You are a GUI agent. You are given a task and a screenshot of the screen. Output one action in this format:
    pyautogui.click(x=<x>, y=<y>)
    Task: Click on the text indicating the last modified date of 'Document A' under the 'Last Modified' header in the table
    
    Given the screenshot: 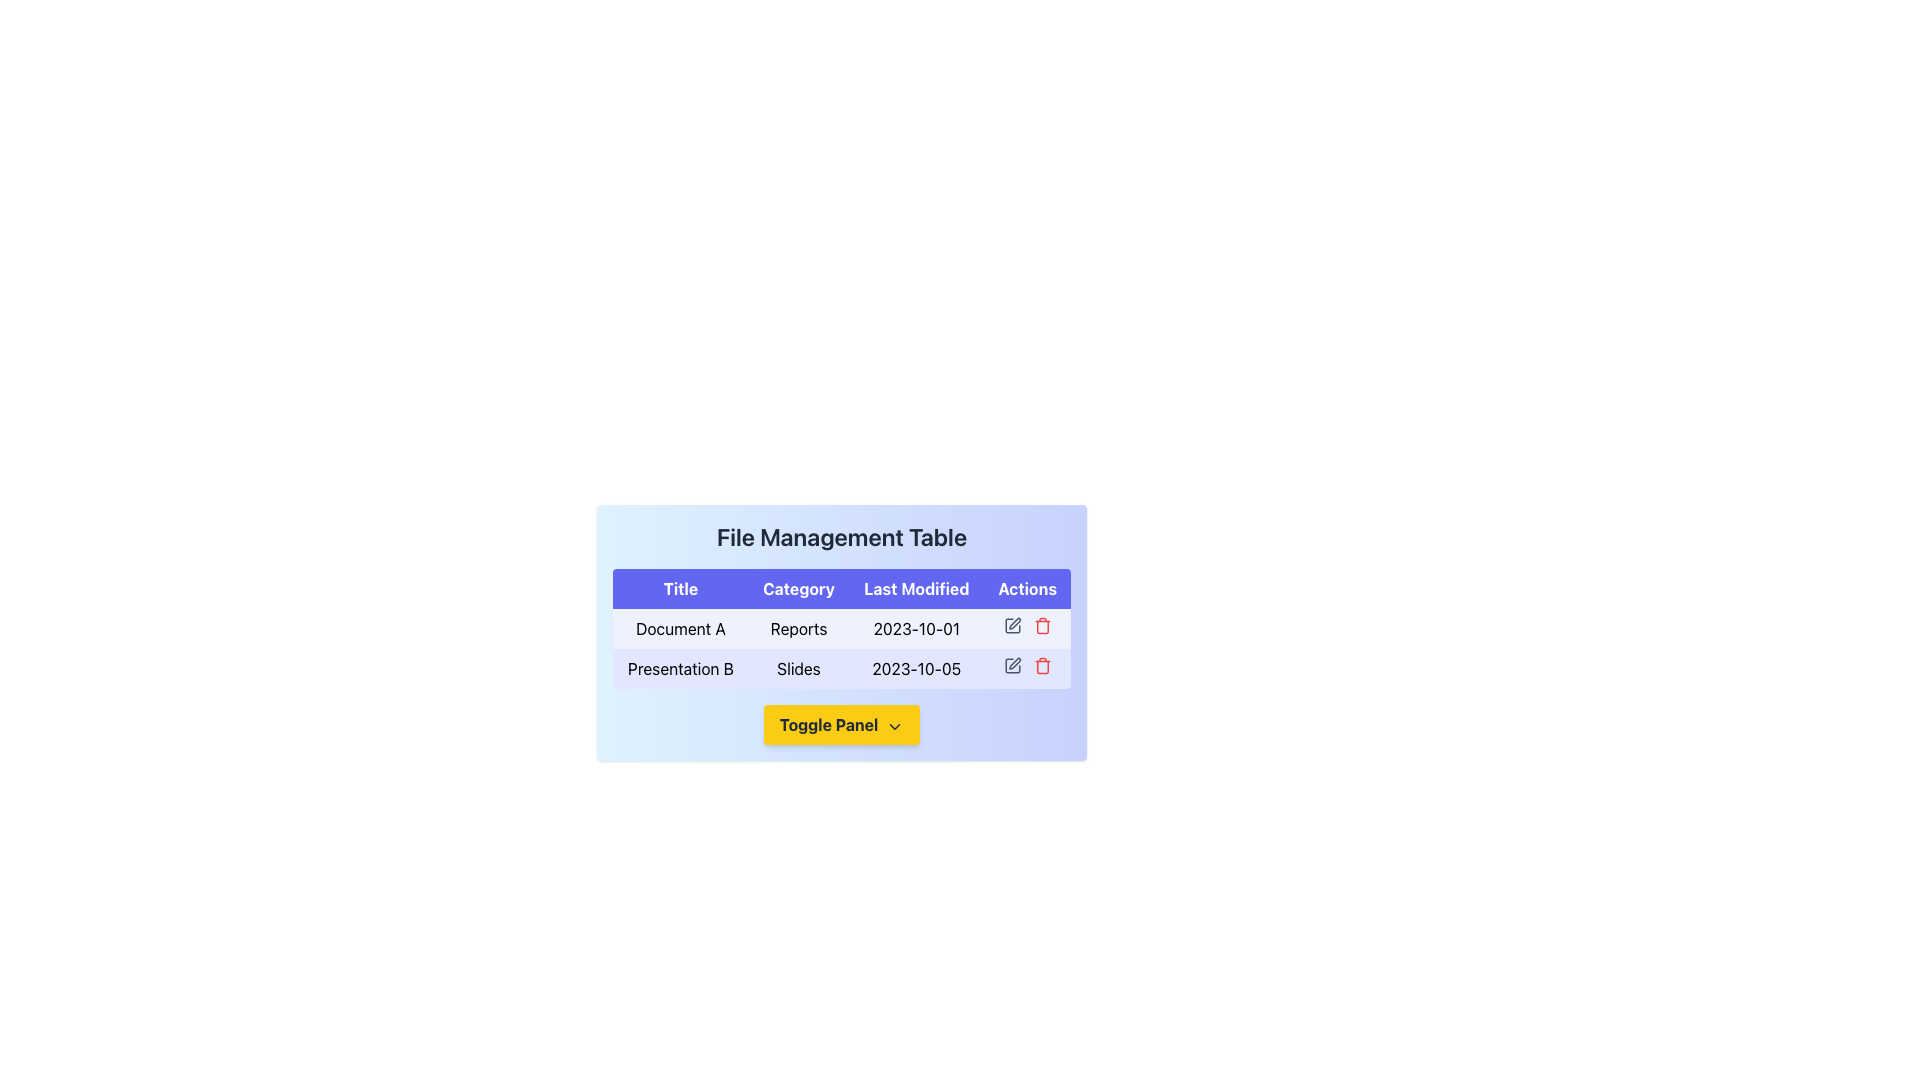 What is the action you would take?
    pyautogui.click(x=915, y=627)
    